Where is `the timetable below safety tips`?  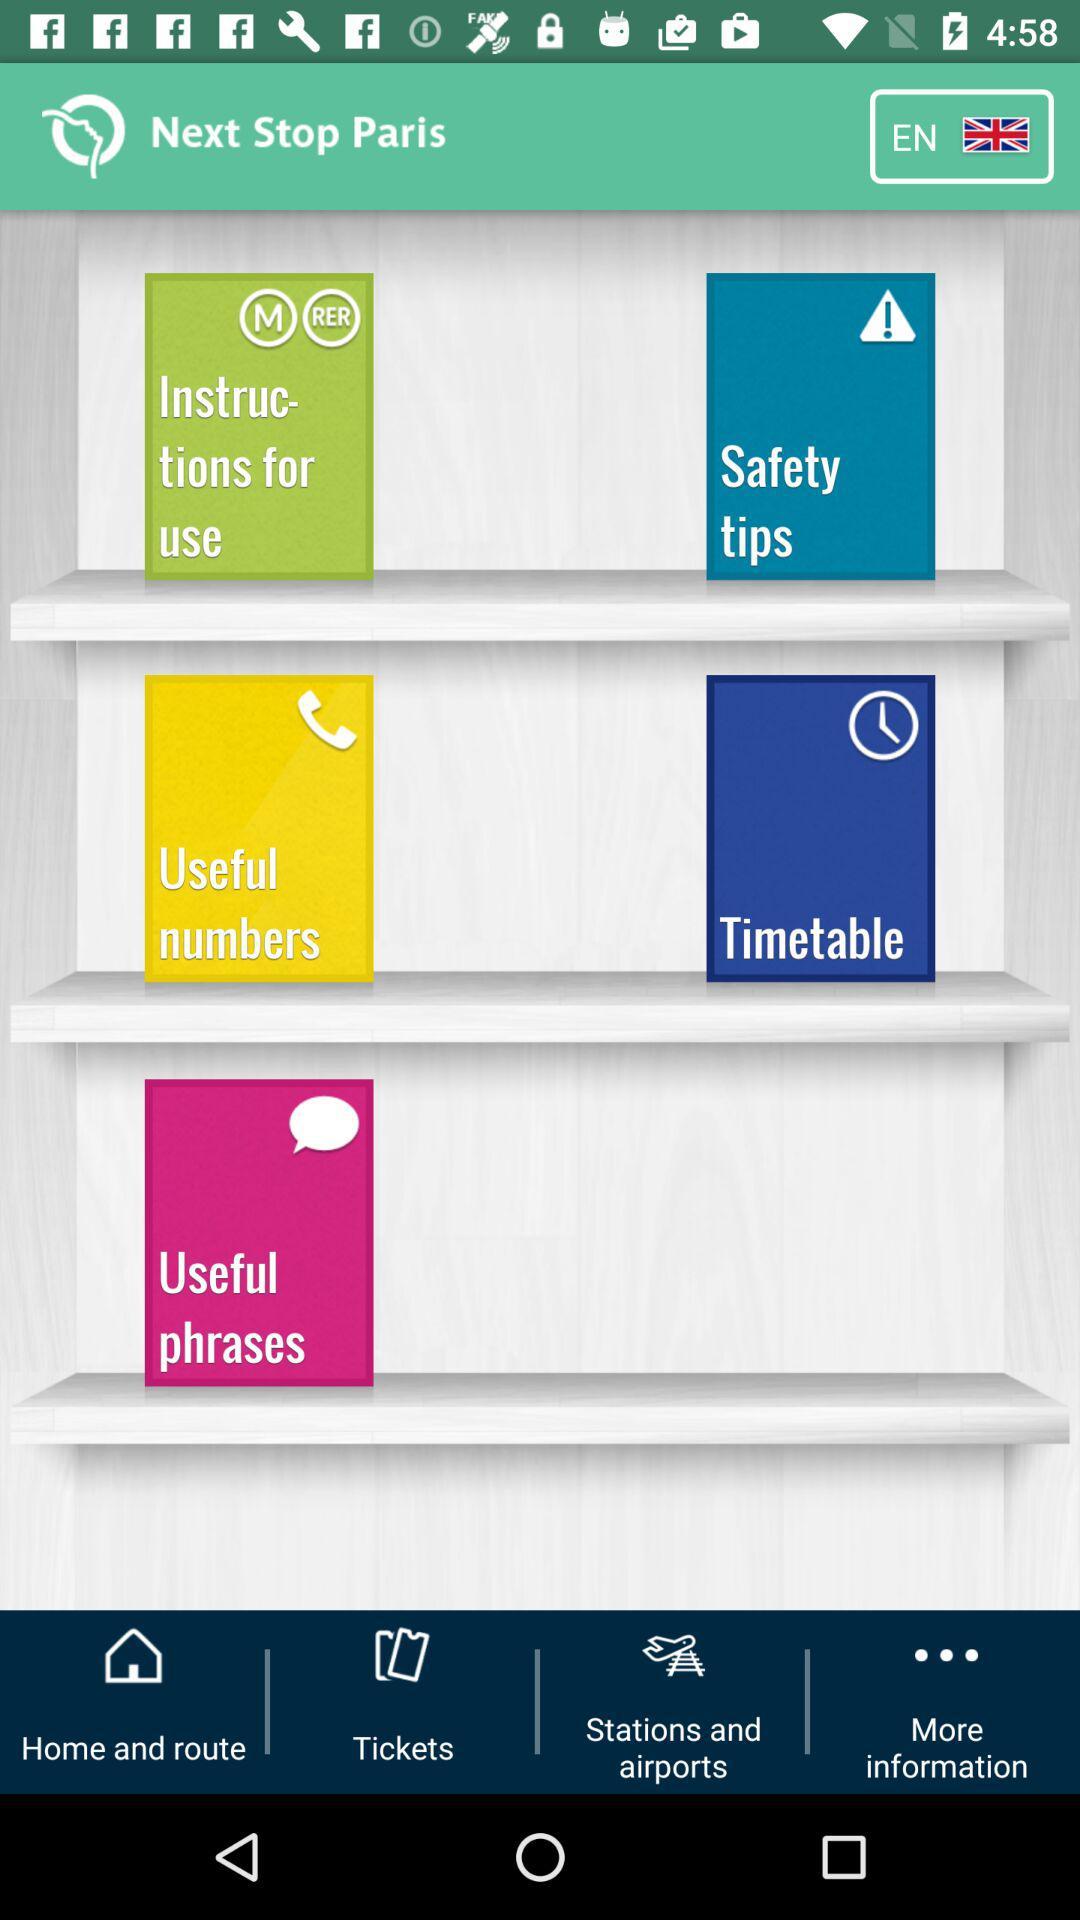 the timetable below safety tips is located at coordinates (821, 838).